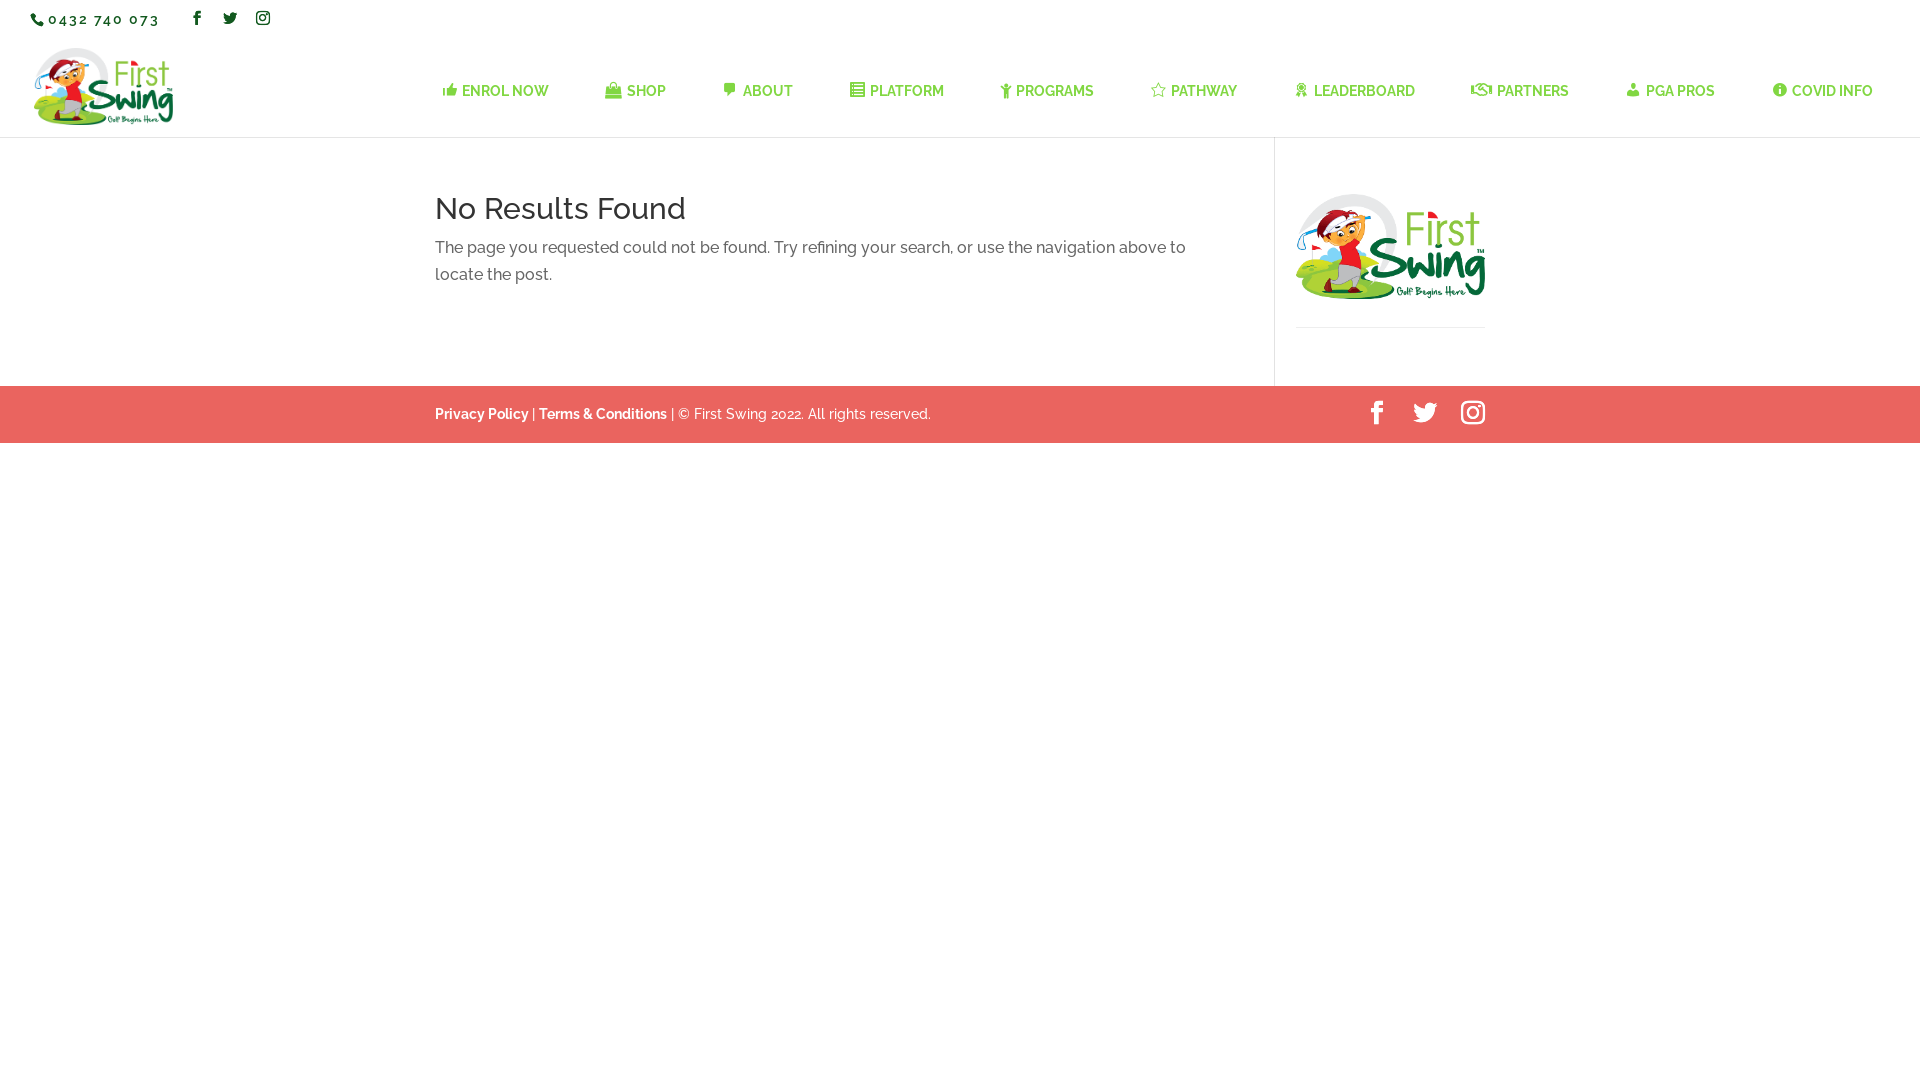 This screenshot has height=1080, width=1920. What do you see at coordinates (705, 105) in the screenshot?
I see `'ABOUT'` at bounding box center [705, 105].